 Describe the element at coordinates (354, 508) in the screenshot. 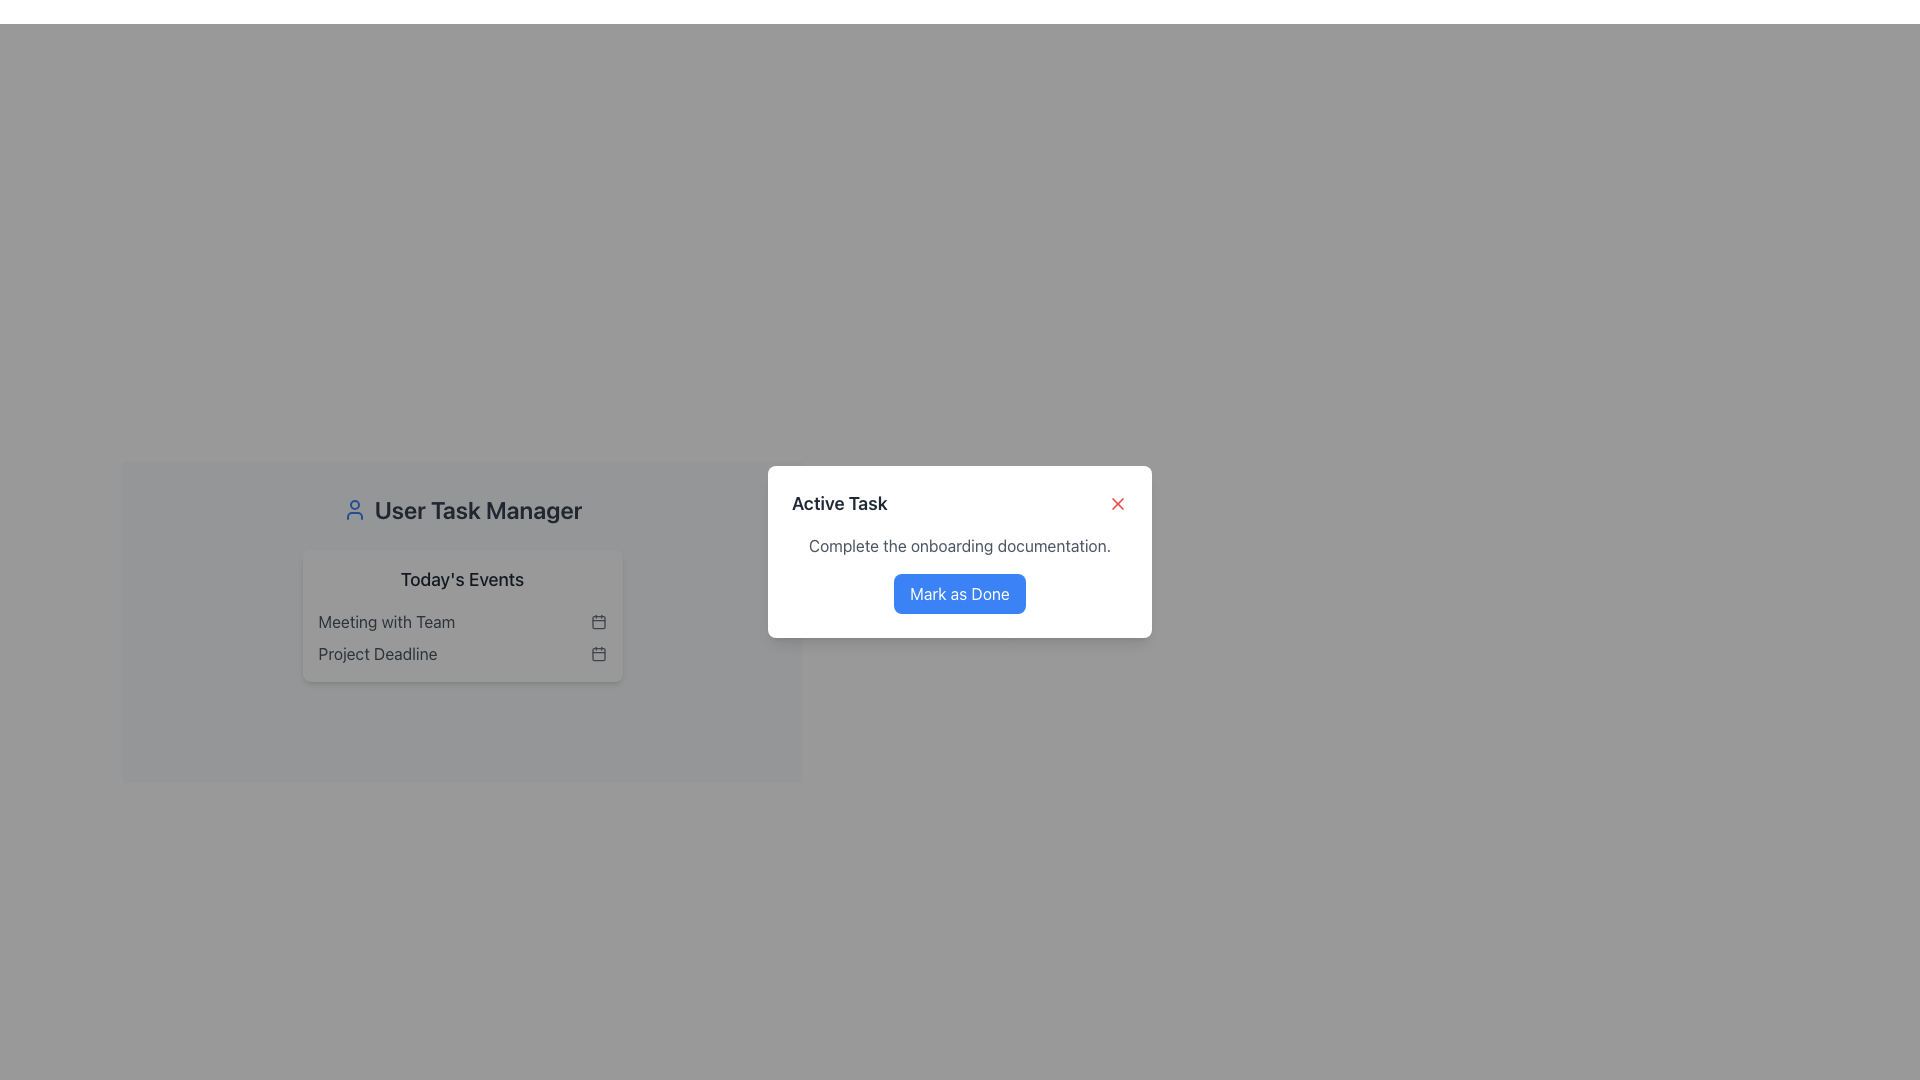

I see `the decorative icon located to the left of the 'User Task Manager' text in the 'User Task Manager' application area` at that location.